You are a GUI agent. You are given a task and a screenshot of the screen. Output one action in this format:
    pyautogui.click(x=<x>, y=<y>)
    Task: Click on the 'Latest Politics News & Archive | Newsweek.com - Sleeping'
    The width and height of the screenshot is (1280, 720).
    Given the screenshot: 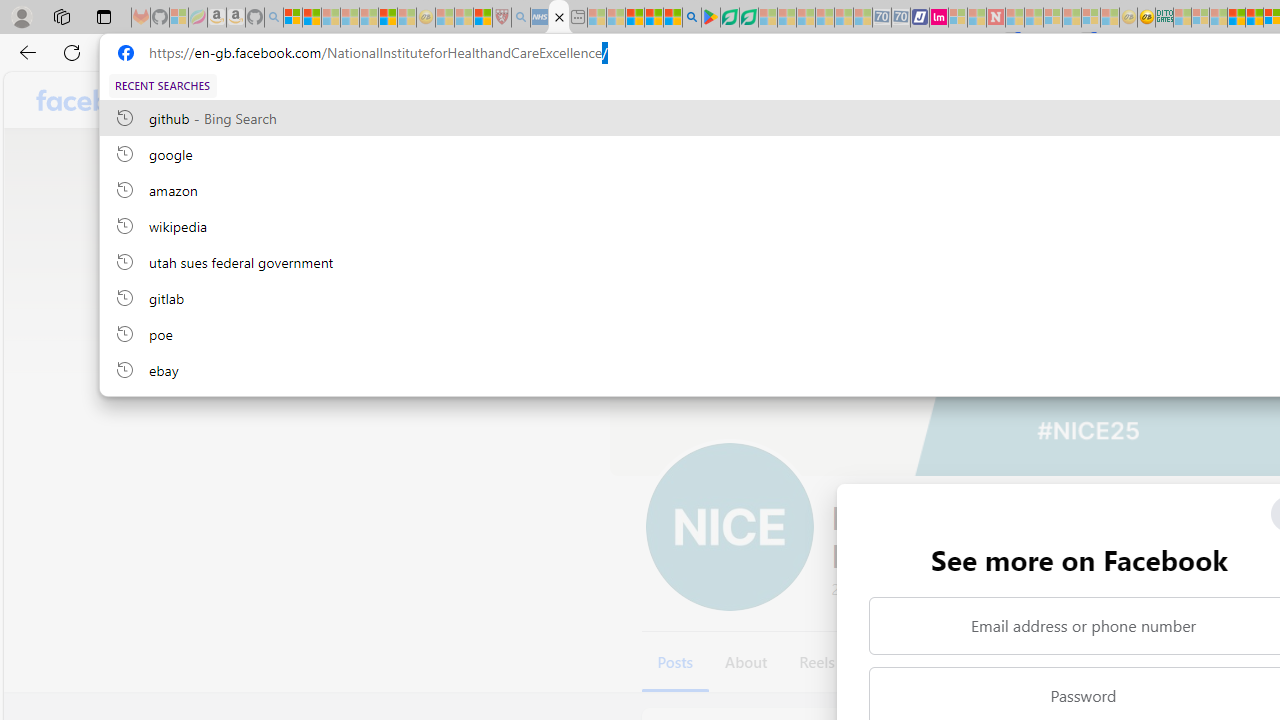 What is the action you would take?
    pyautogui.click(x=995, y=17)
    